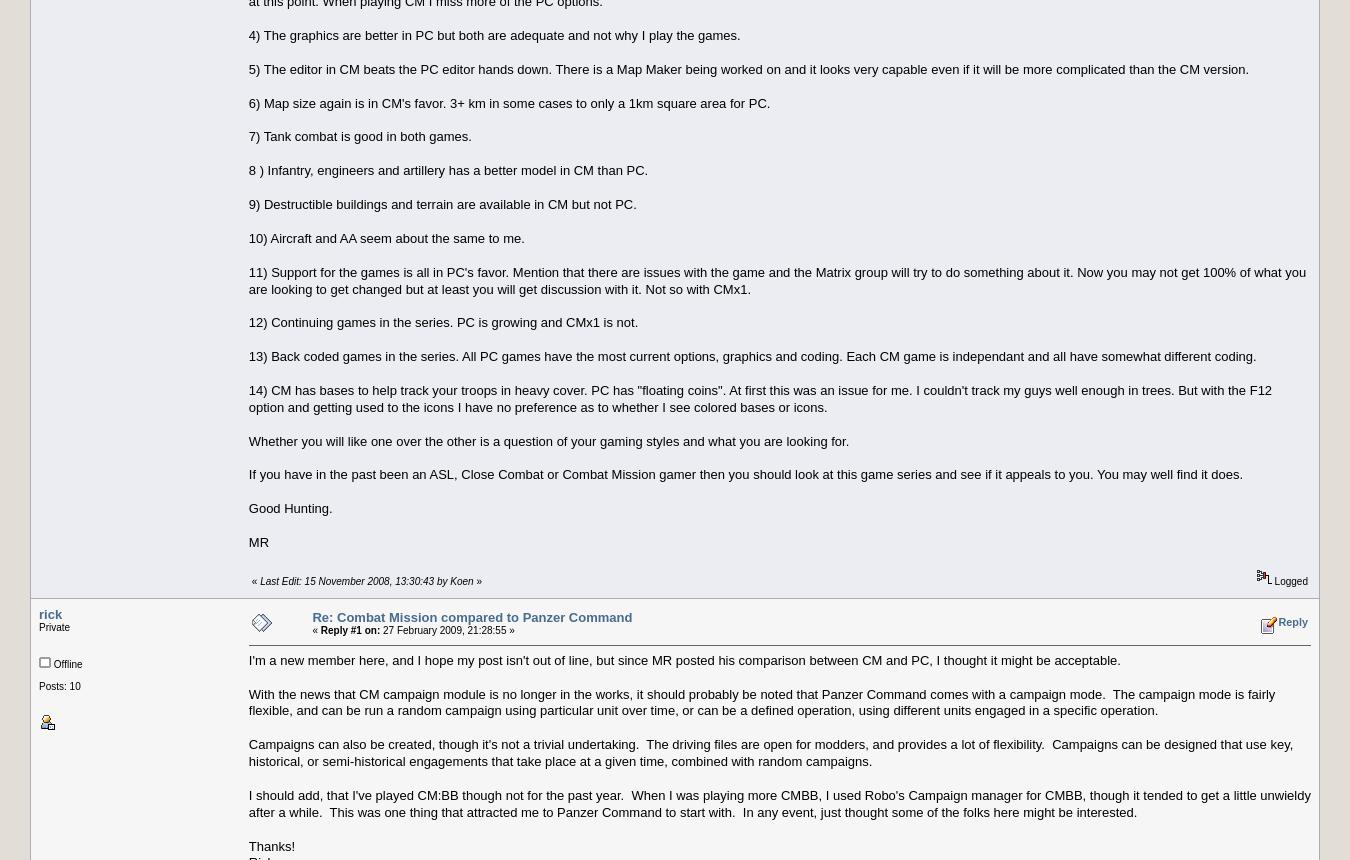 The width and height of the screenshot is (1350, 860). I want to click on '4) The graphics are better in PC but both are adequate and not why I play the games.', so click(492, 35).